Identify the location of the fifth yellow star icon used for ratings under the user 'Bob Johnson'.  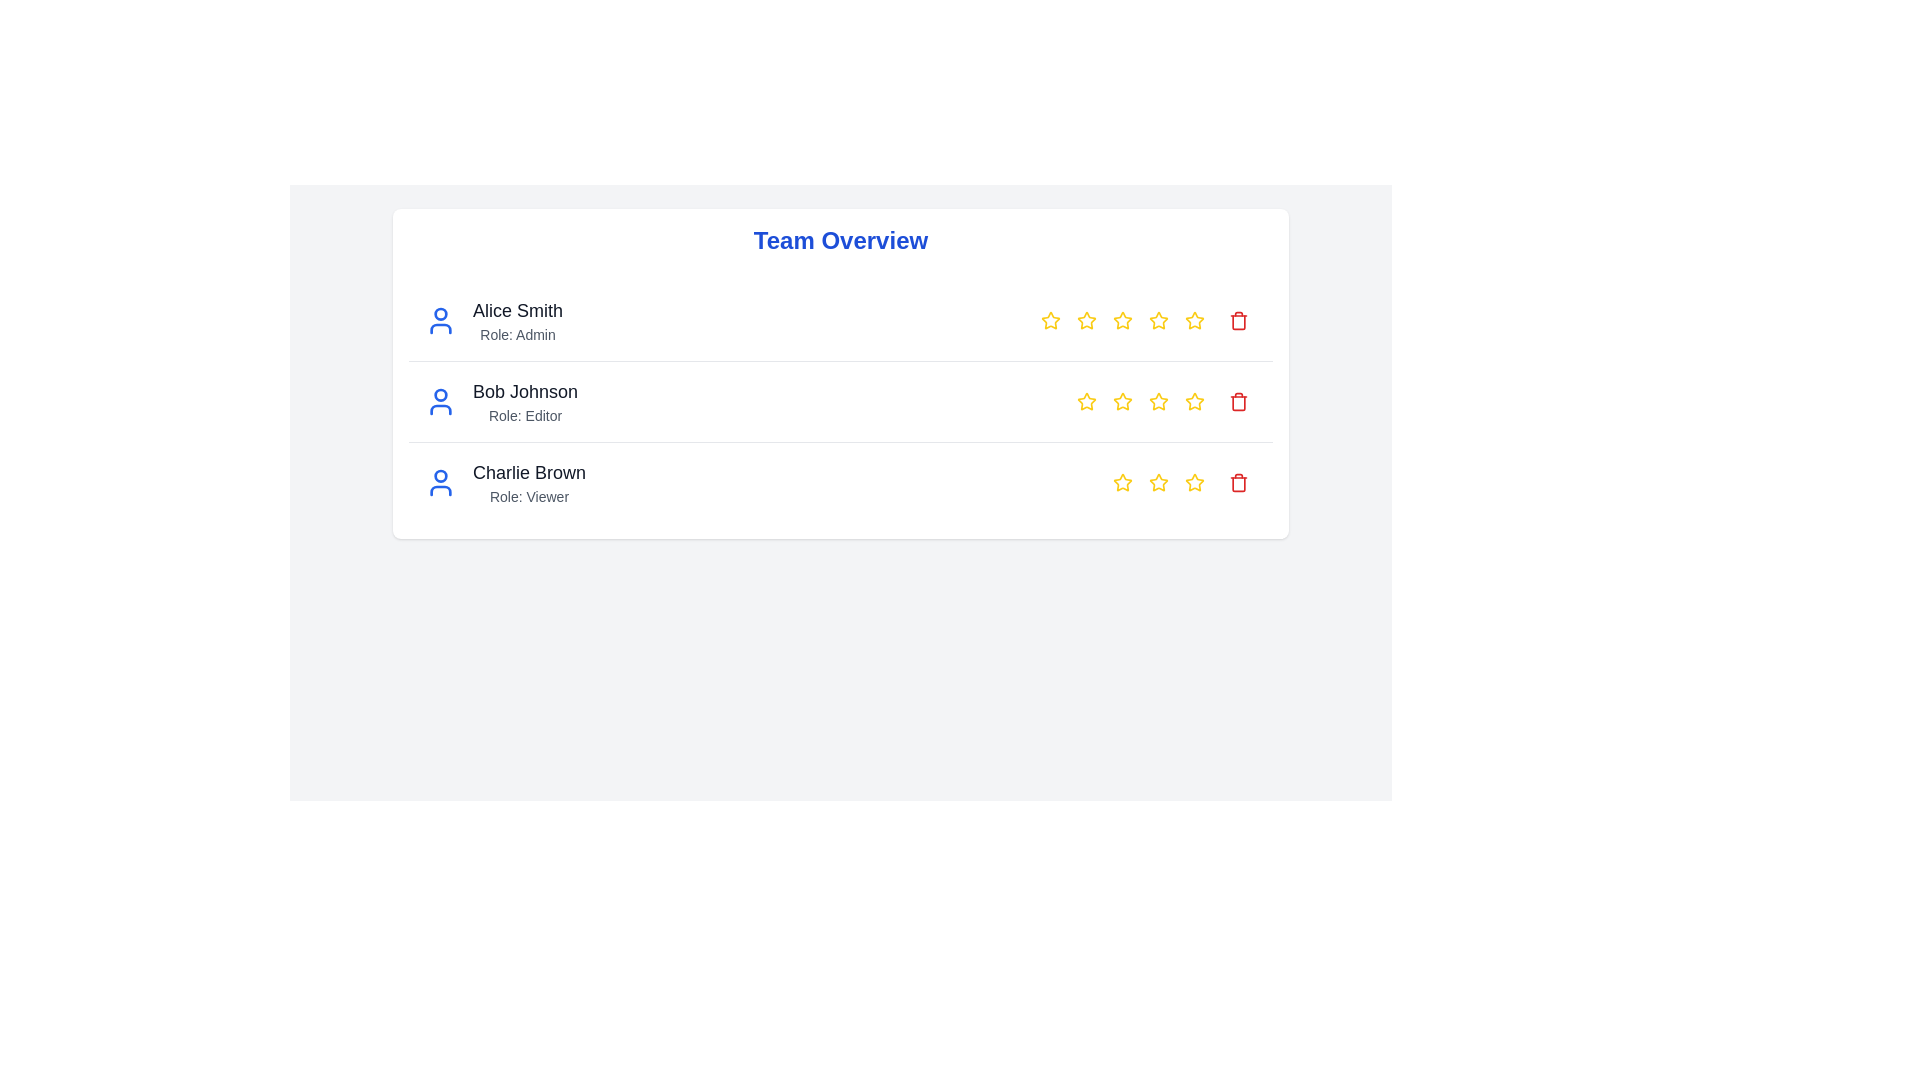
(1195, 319).